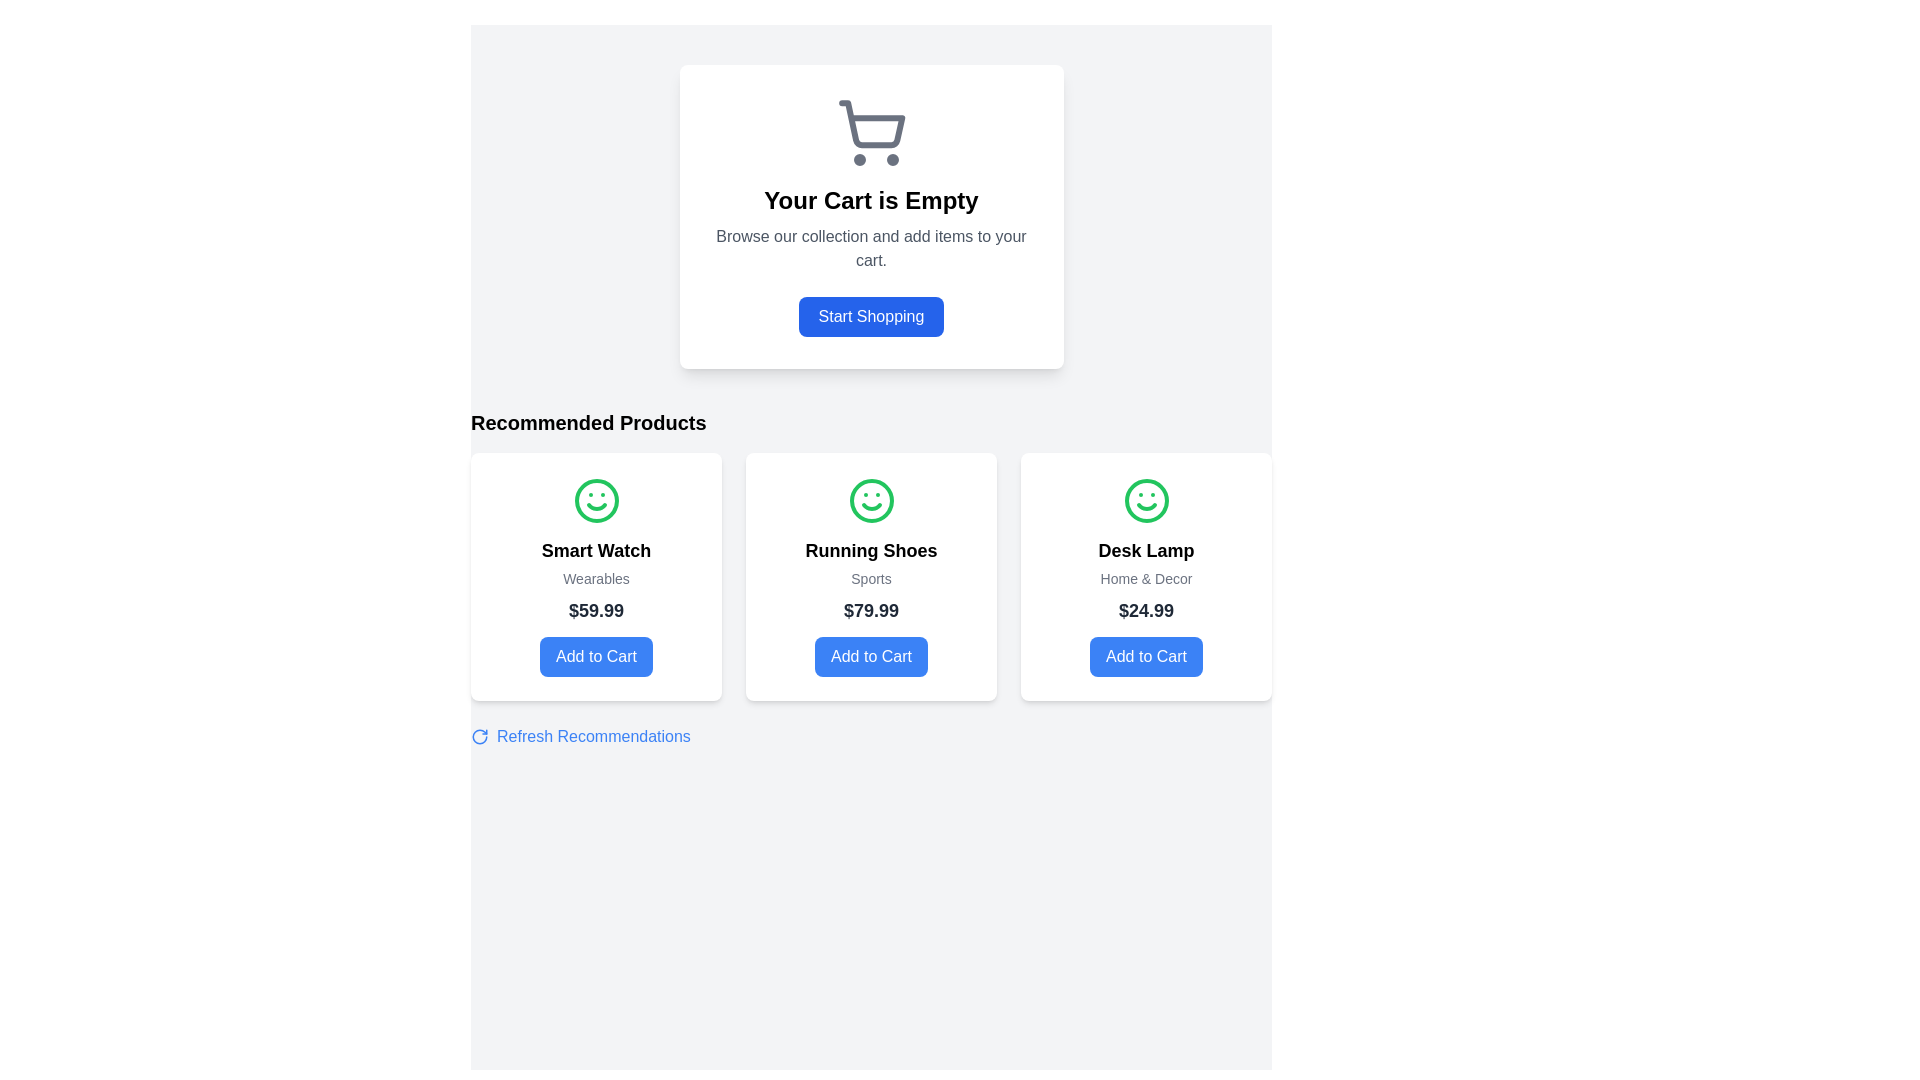  I want to click on the SVG Circle element that forms the outer boundary of the smiley face icon, which is located at the top-center of the 'Running Shoes' product card in the 'Recommended Products' section, so click(871, 500).